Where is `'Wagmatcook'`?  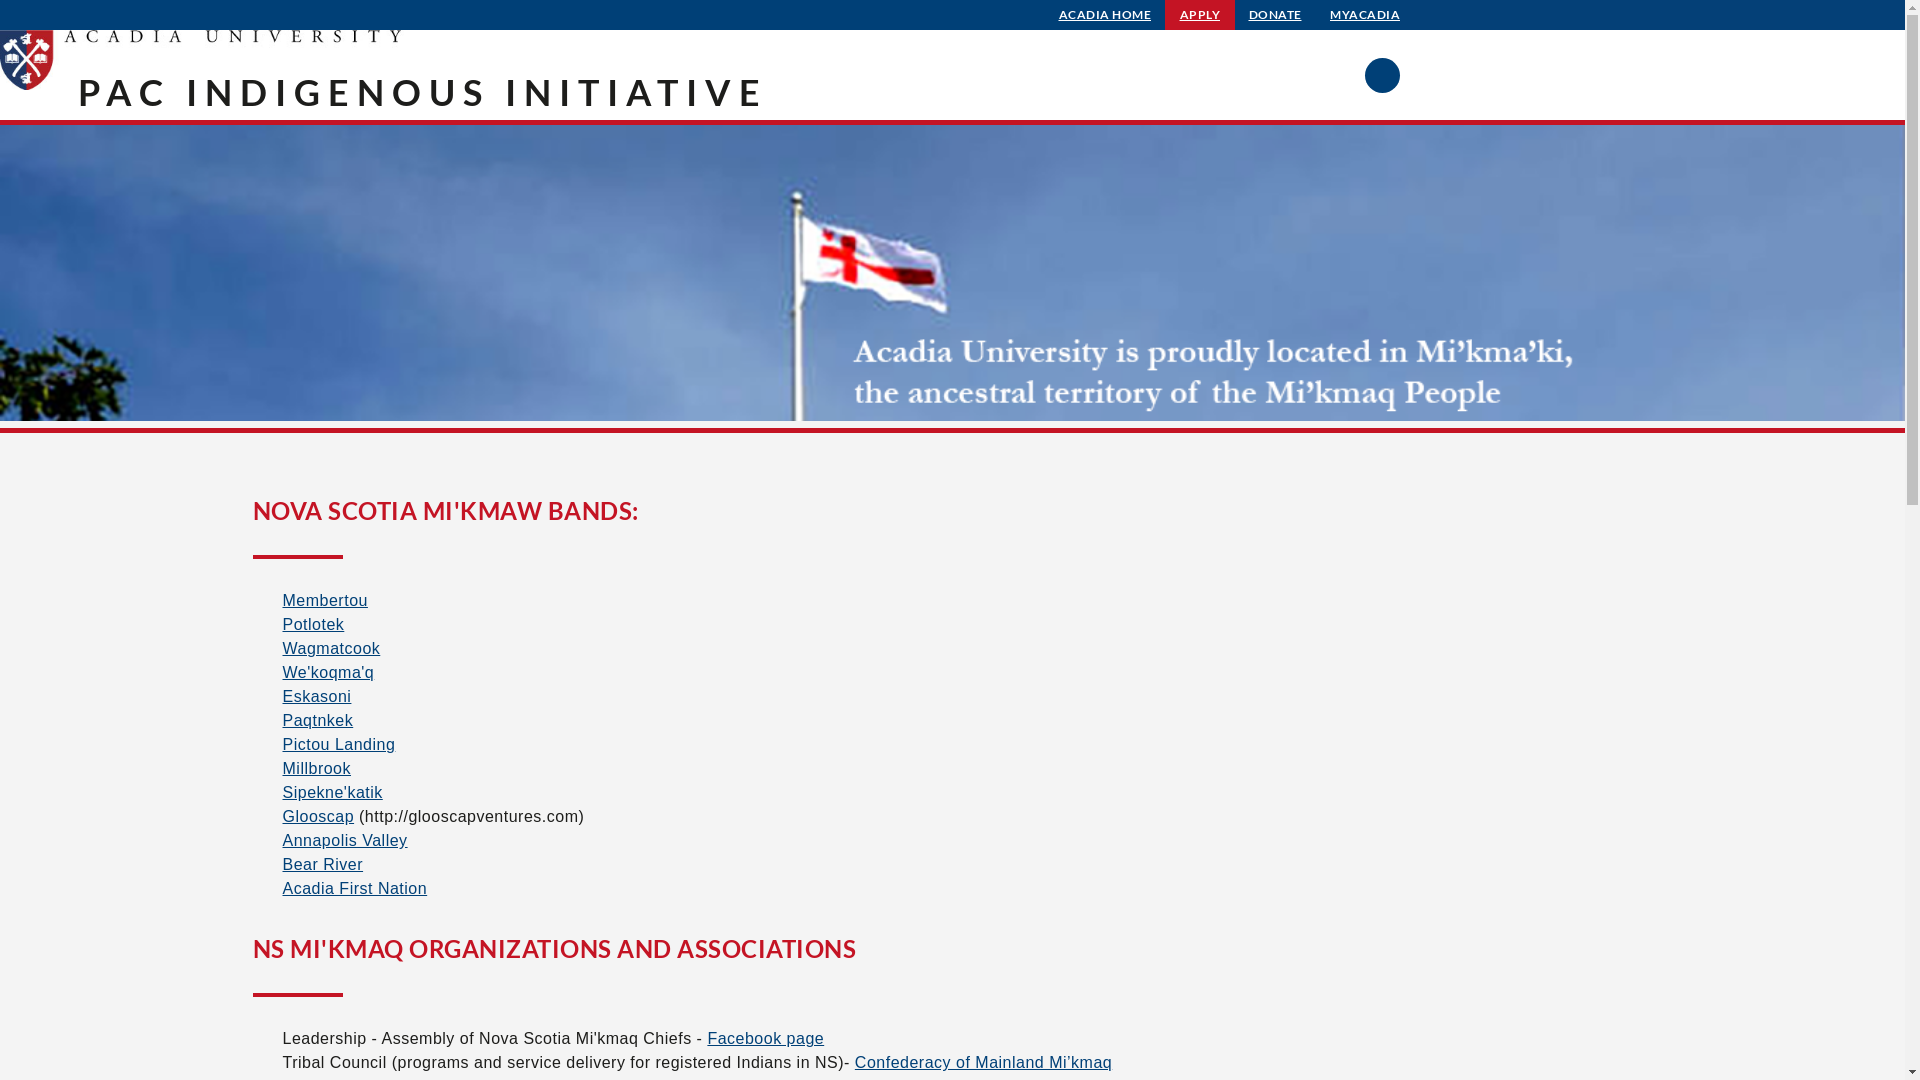 'Wagmatcook' is located at coordinates (331, 648).